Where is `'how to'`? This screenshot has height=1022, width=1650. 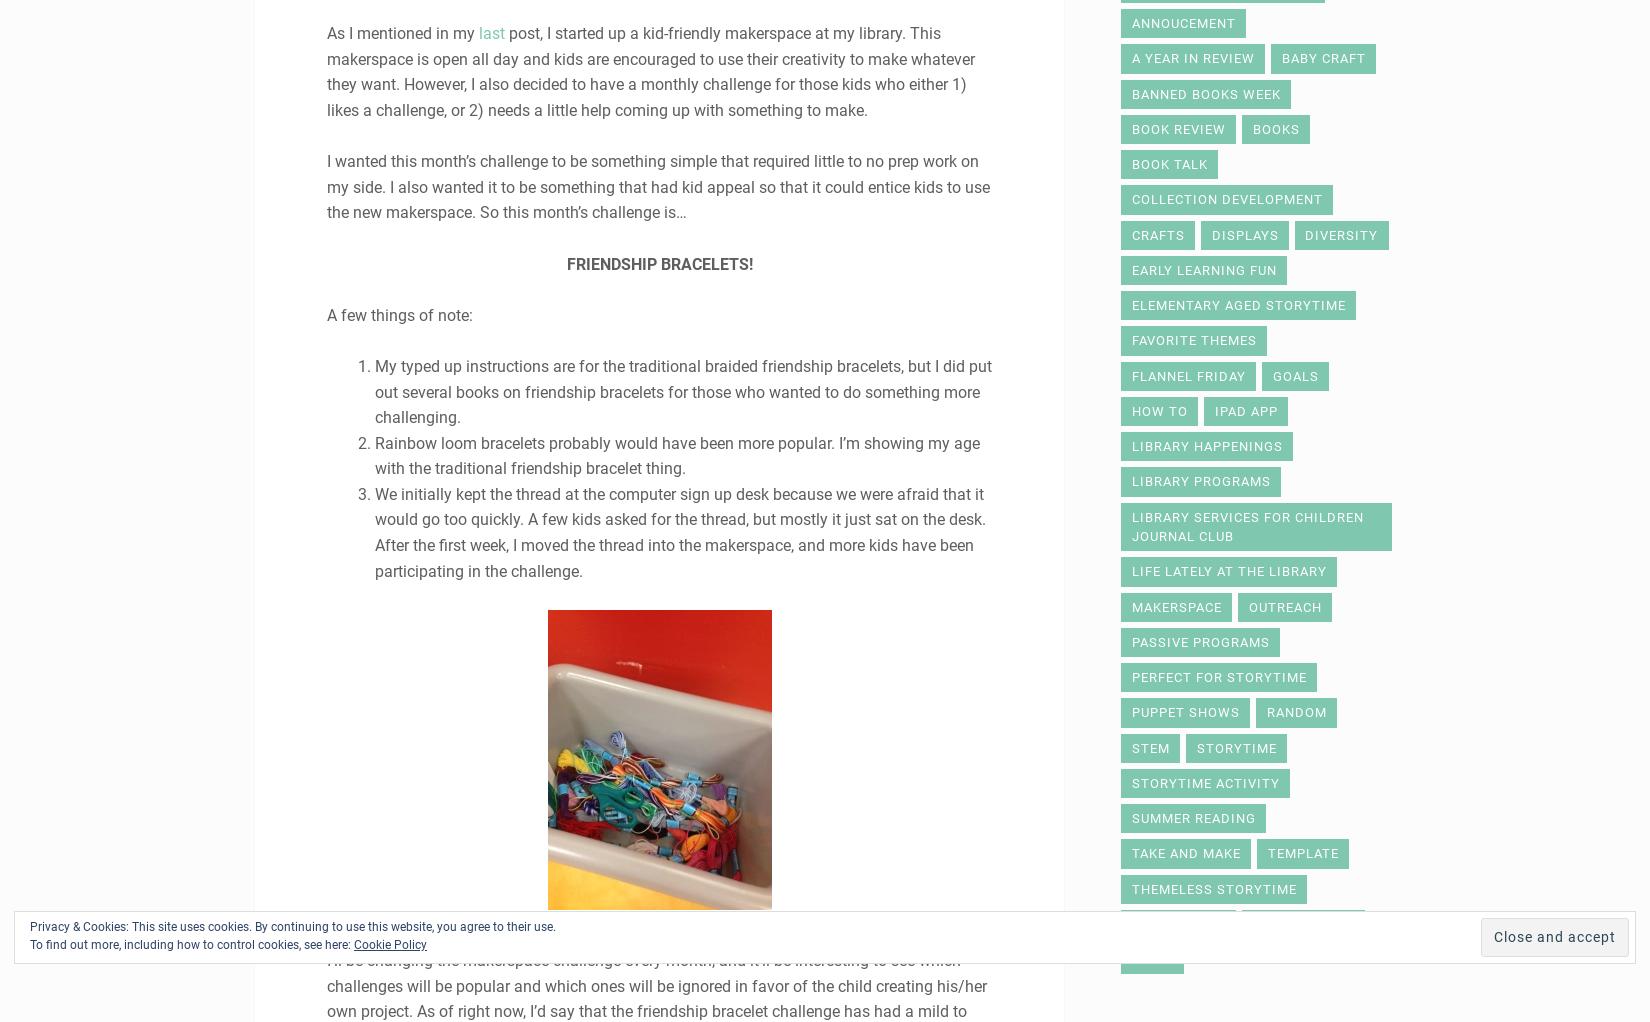
'how to' is located at coordinates (1158, 410).